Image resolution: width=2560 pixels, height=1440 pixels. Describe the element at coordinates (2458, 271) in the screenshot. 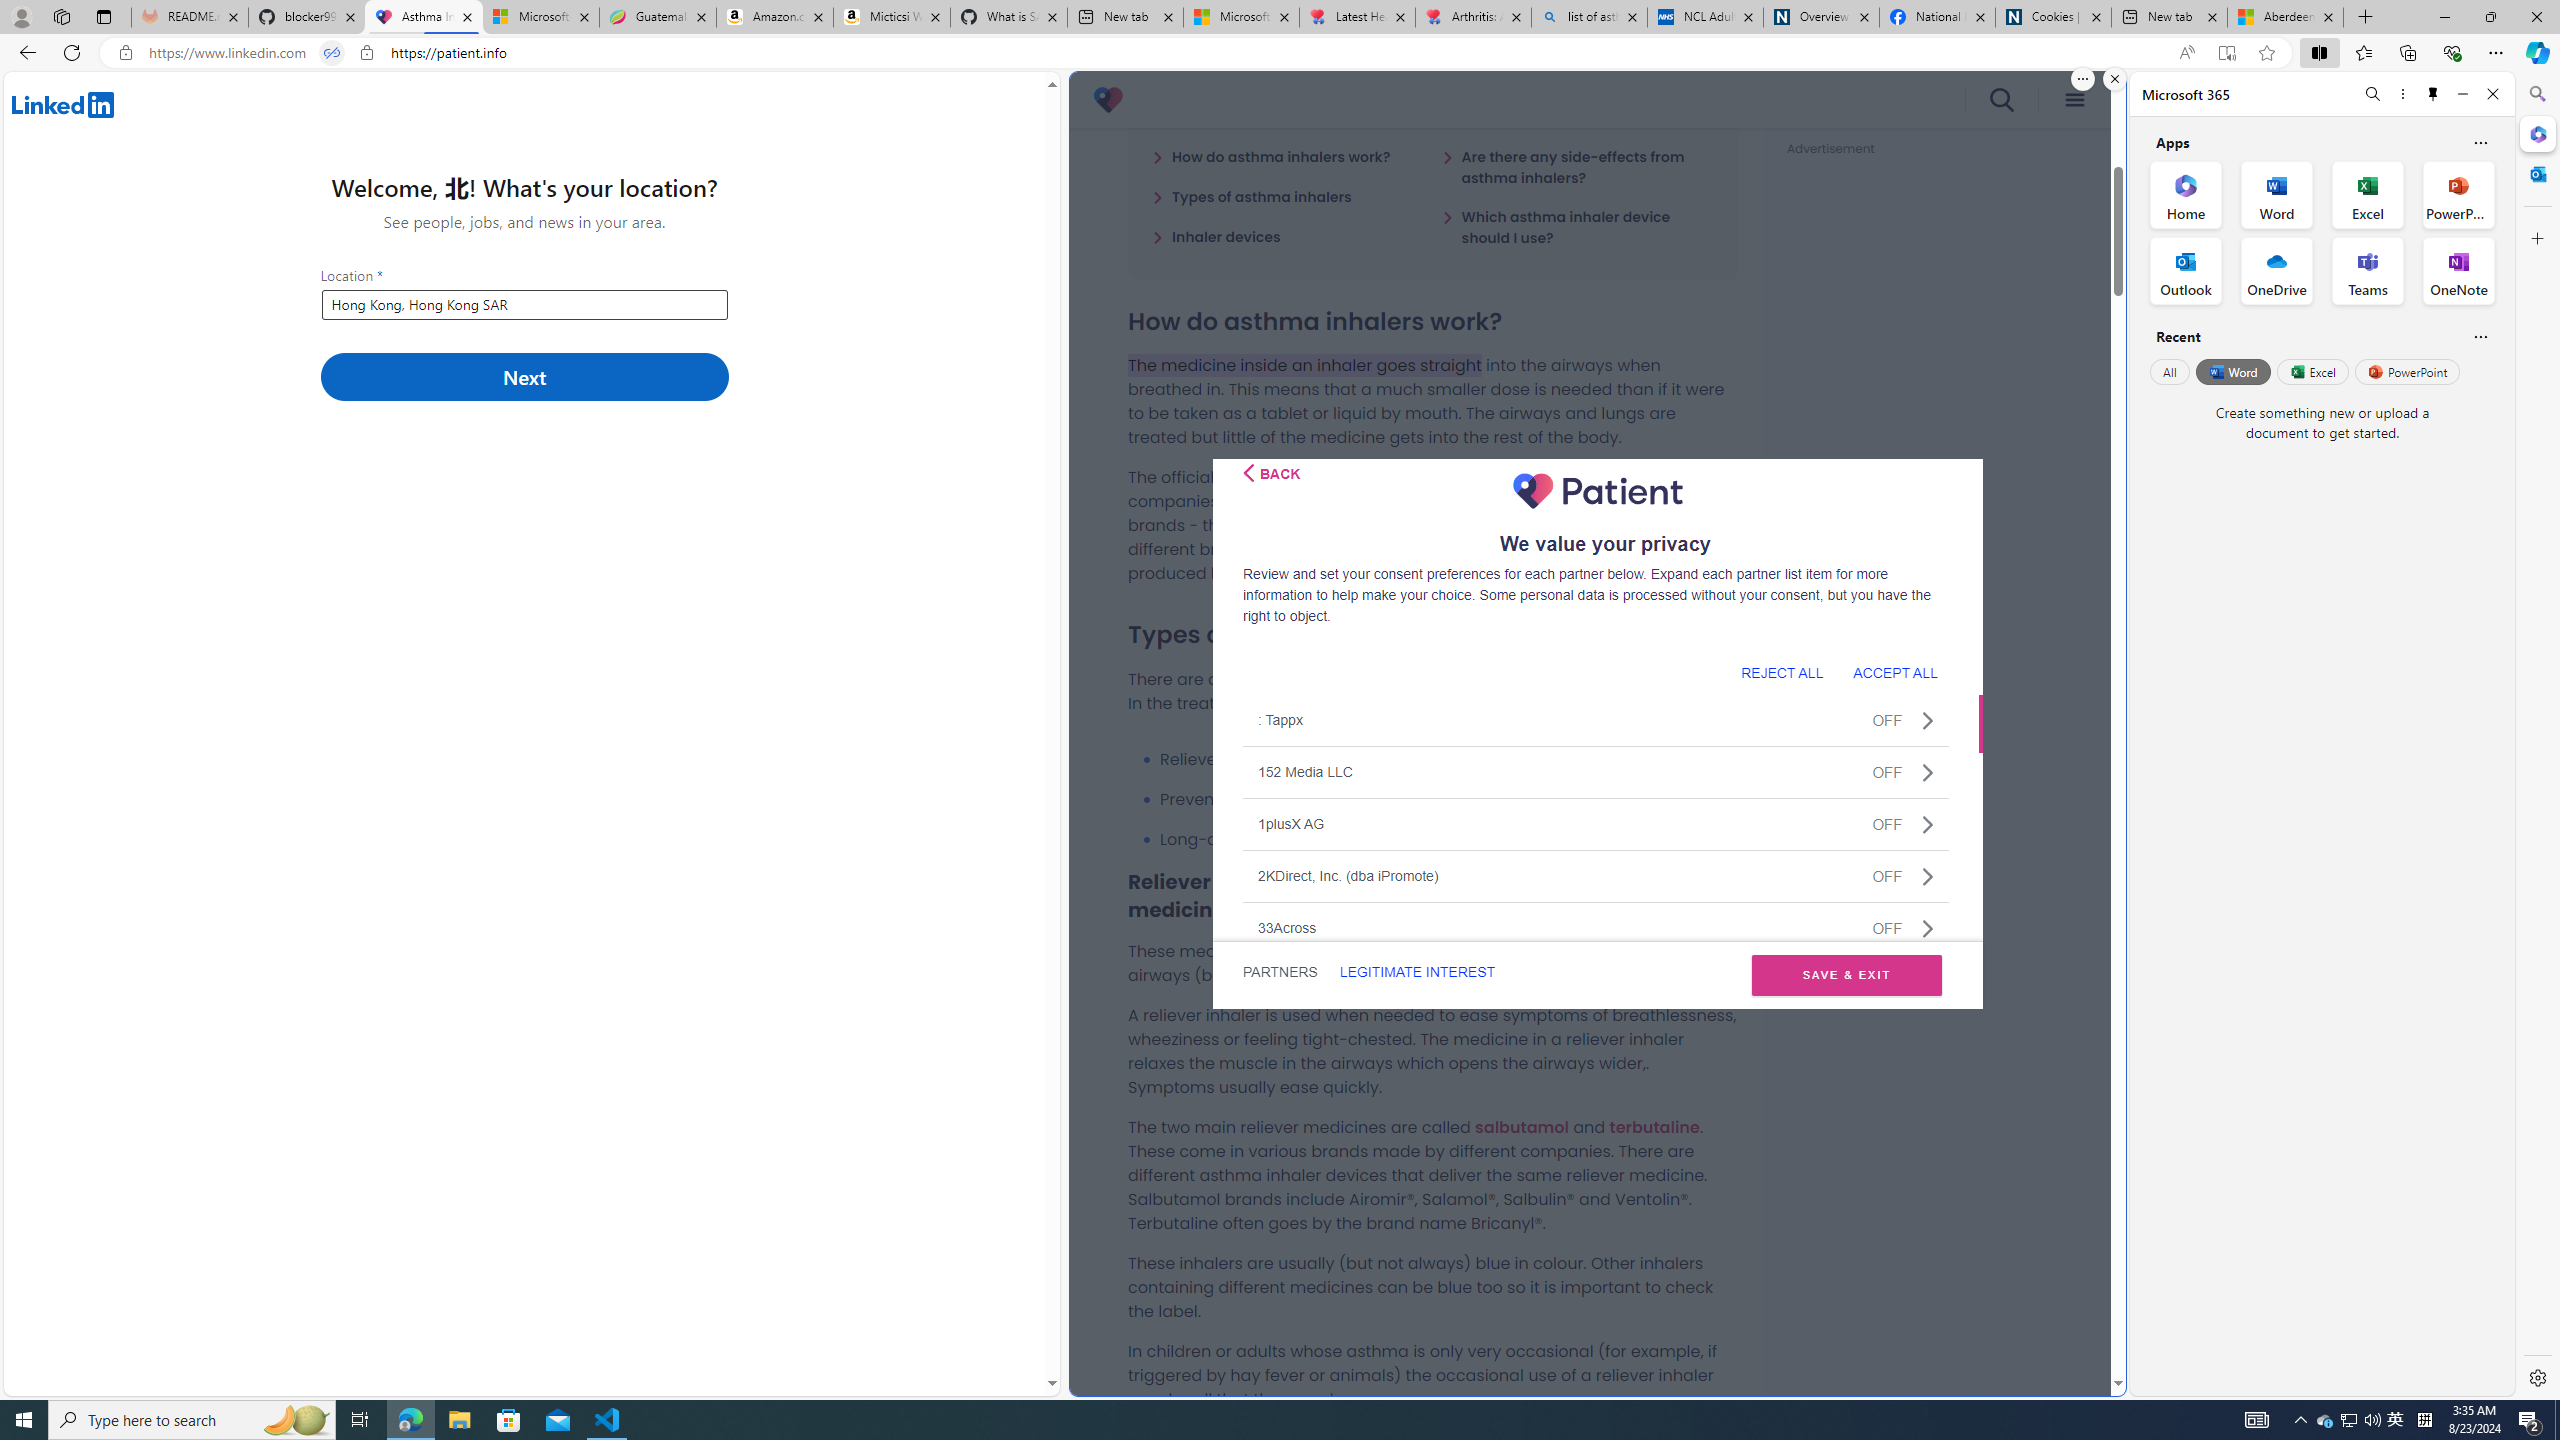

I see `'OneNote Office App'` at that location.